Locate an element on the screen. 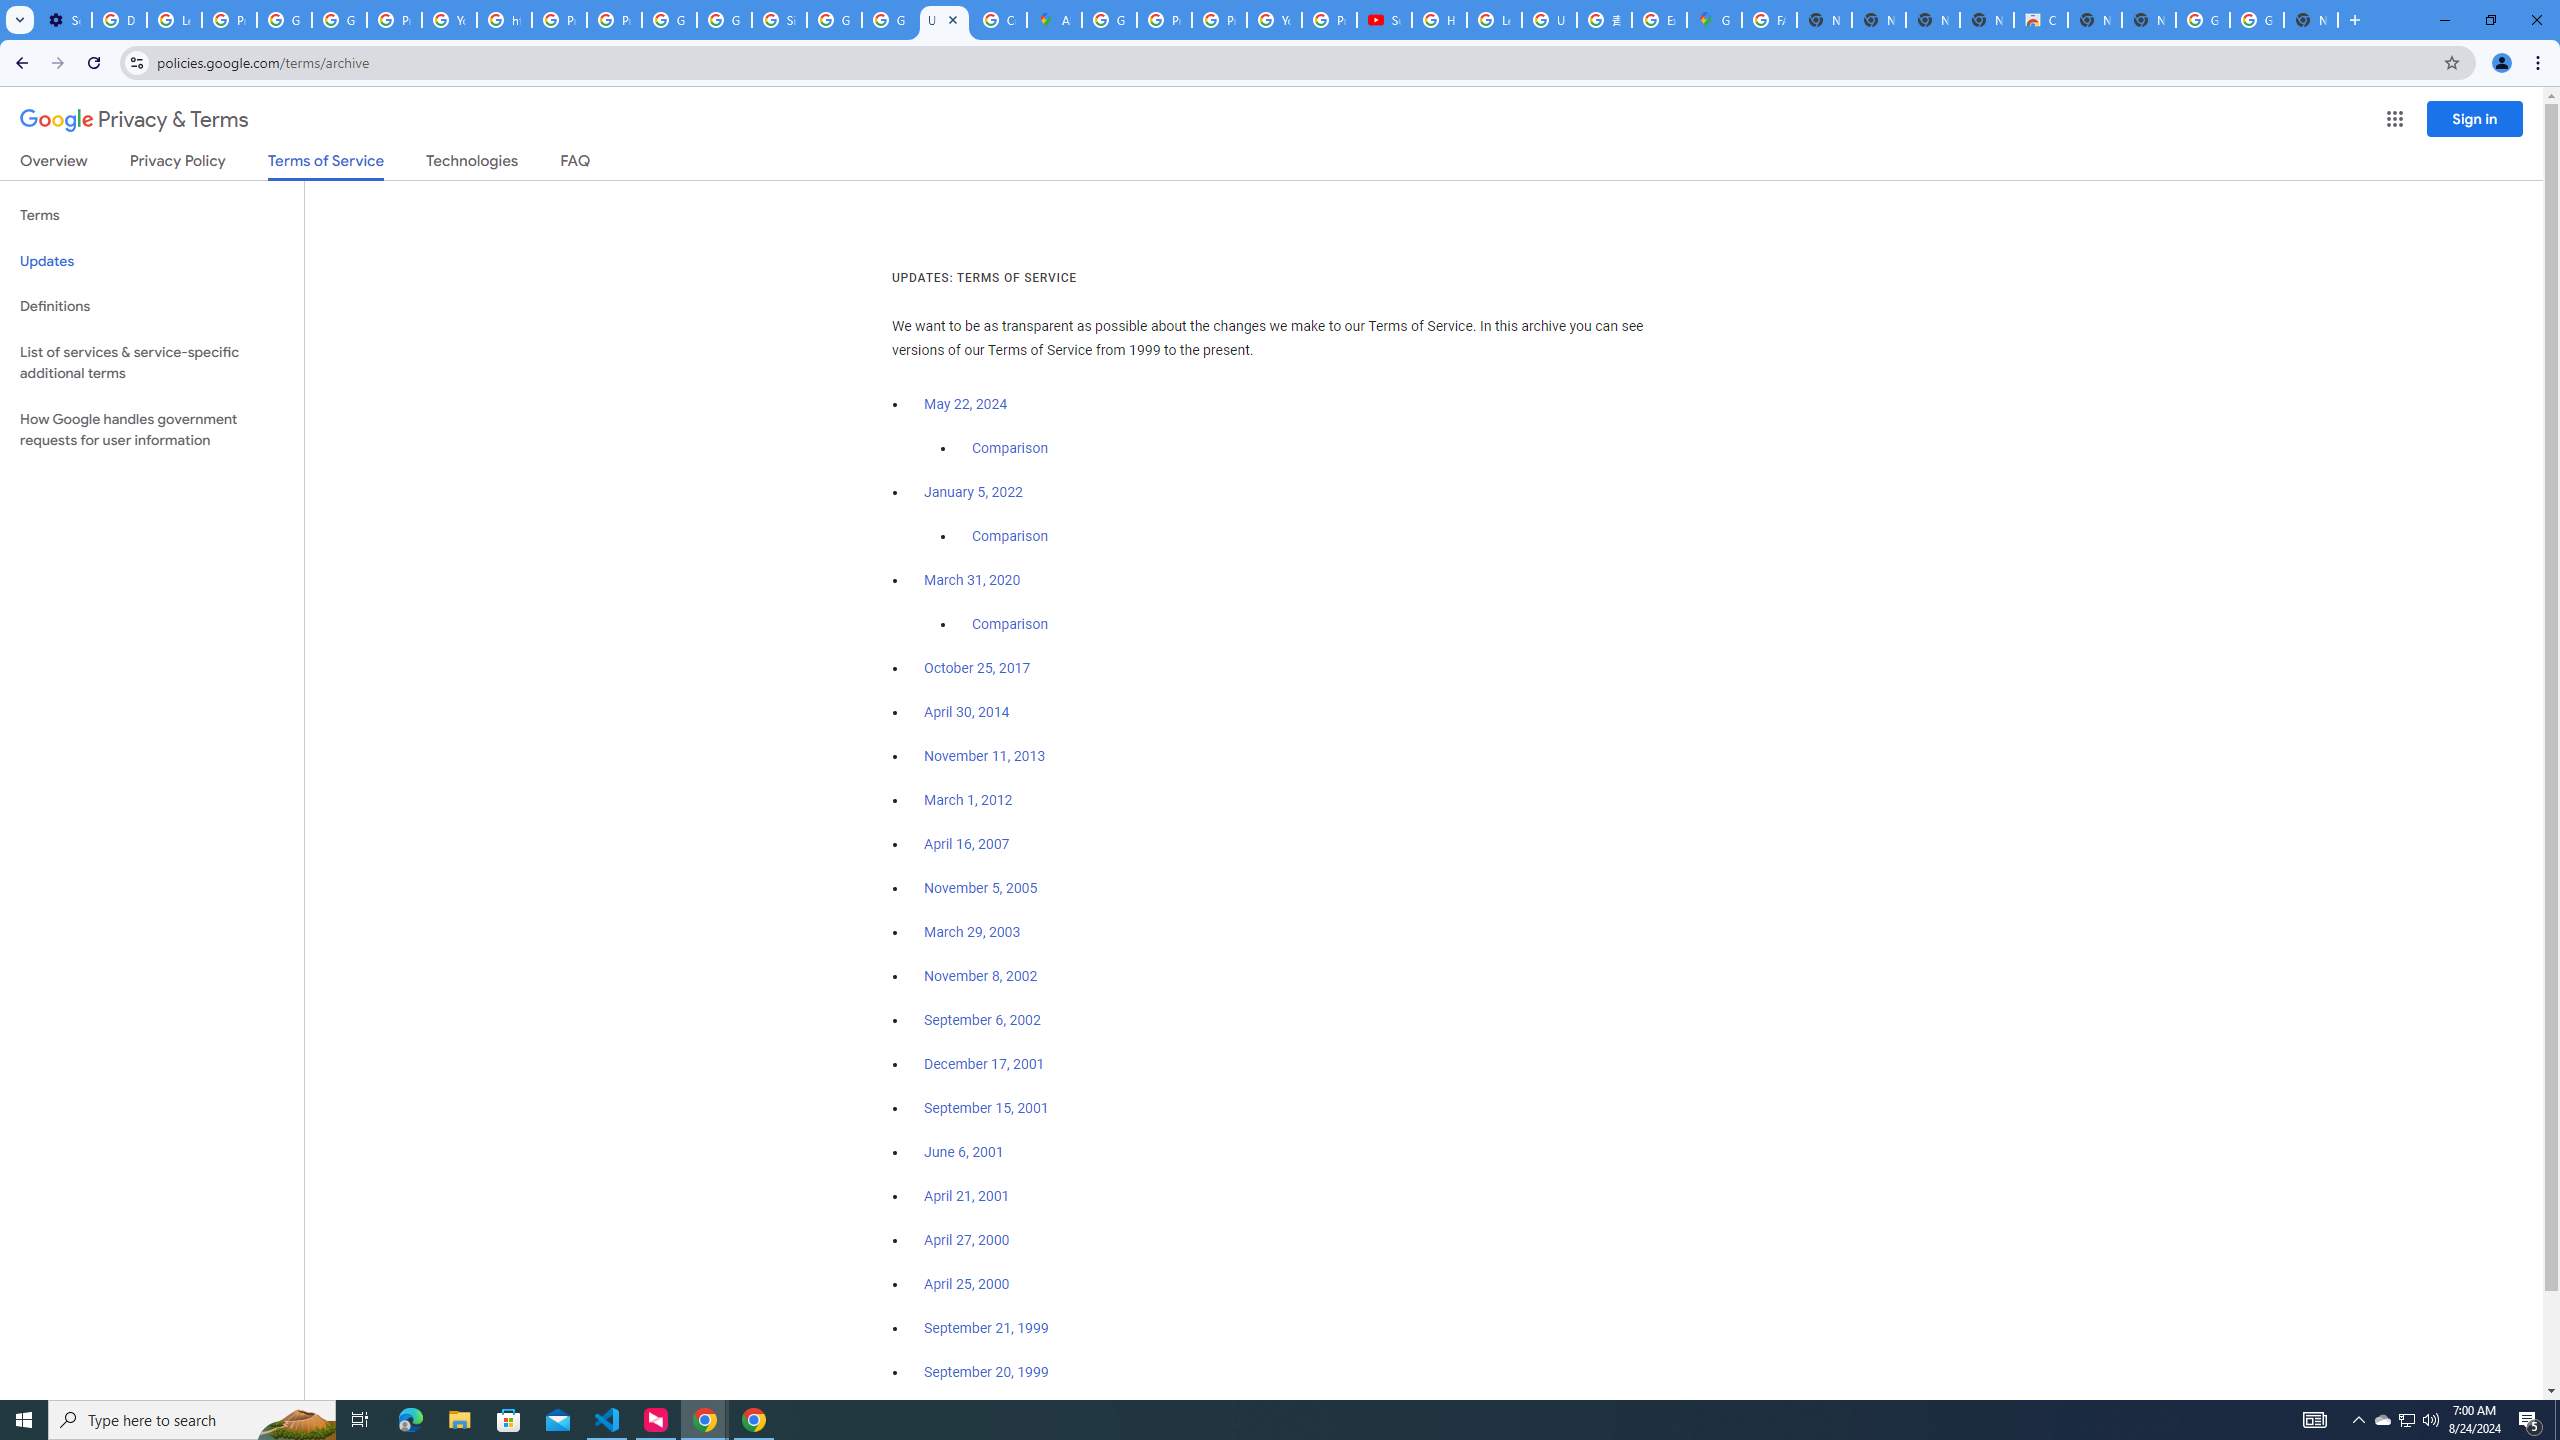 Image resolution: width=2560 pixels, height=1440 pixels. 'Privacy Policy' is located at coordinates (175, 164).